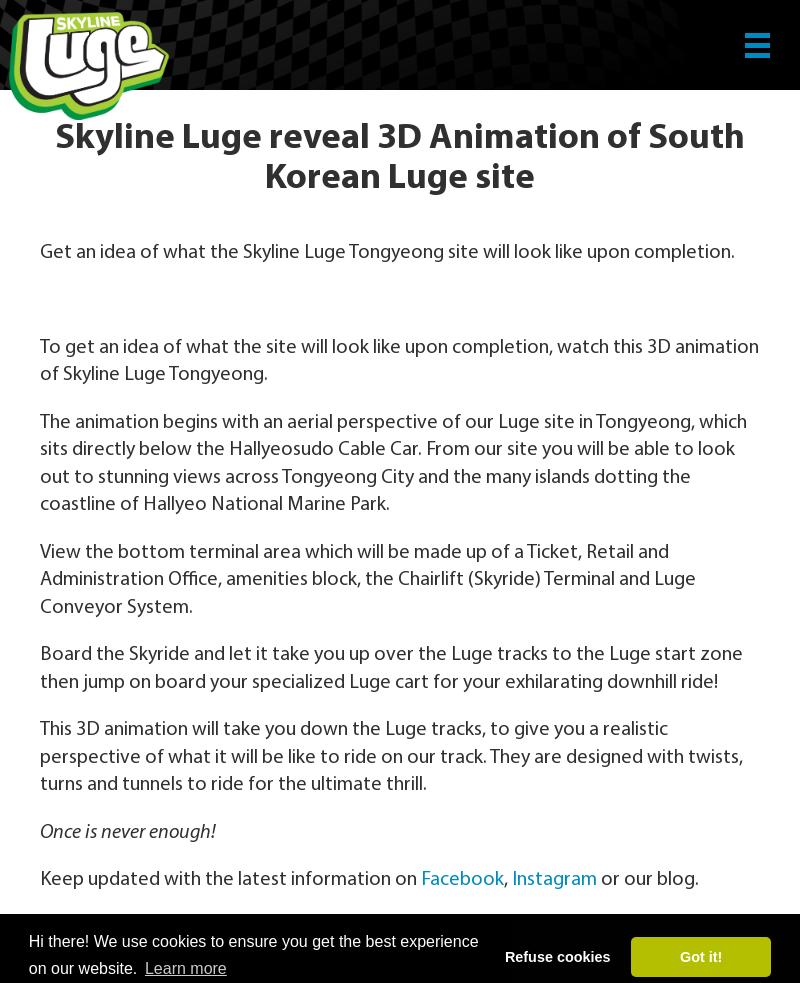 The image size is (800, 983). Describe the element at coordinates (144, 967) in the screenshot. I see `'Learn more'` at that location.